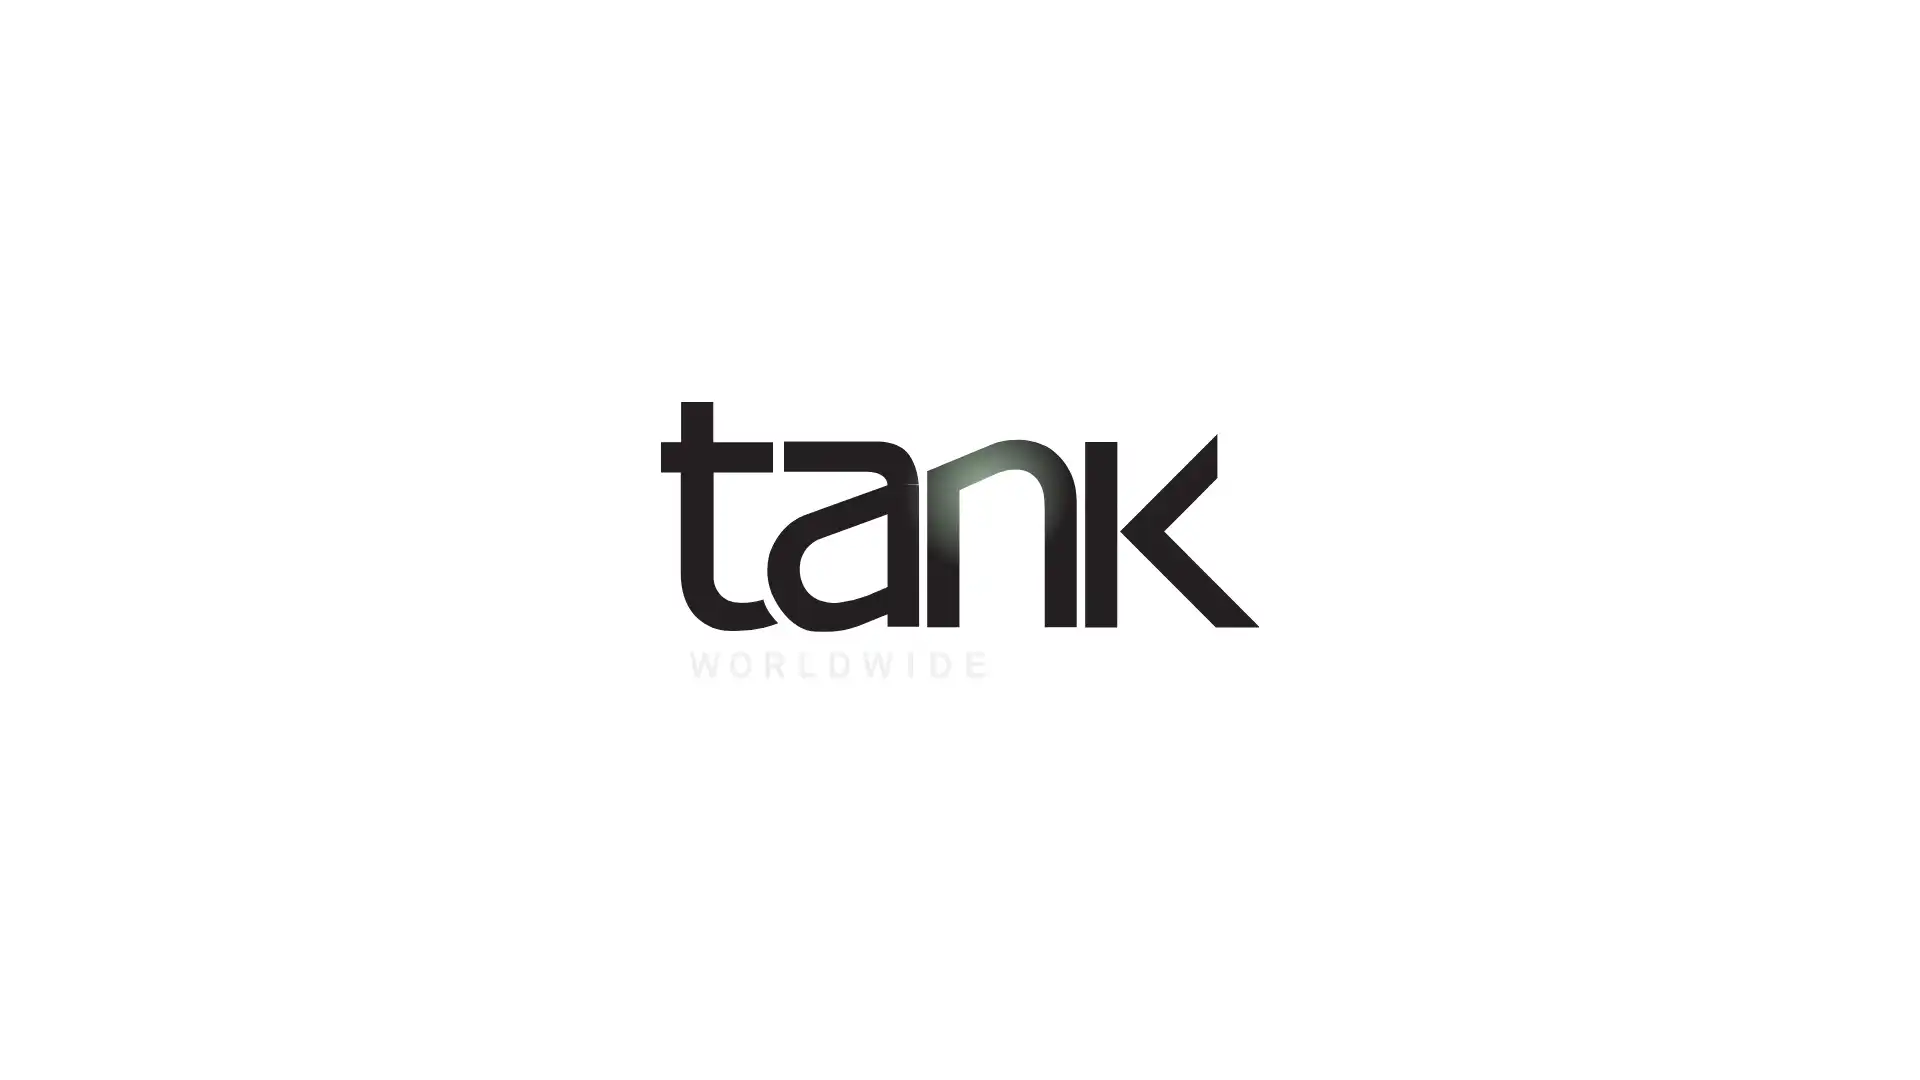 Image resolution: width=1920 pixels, height=1080 pixels. Describe the element at coordinates (1313, 1048) in the screenshot. I see `Cookies Settings` at that location.